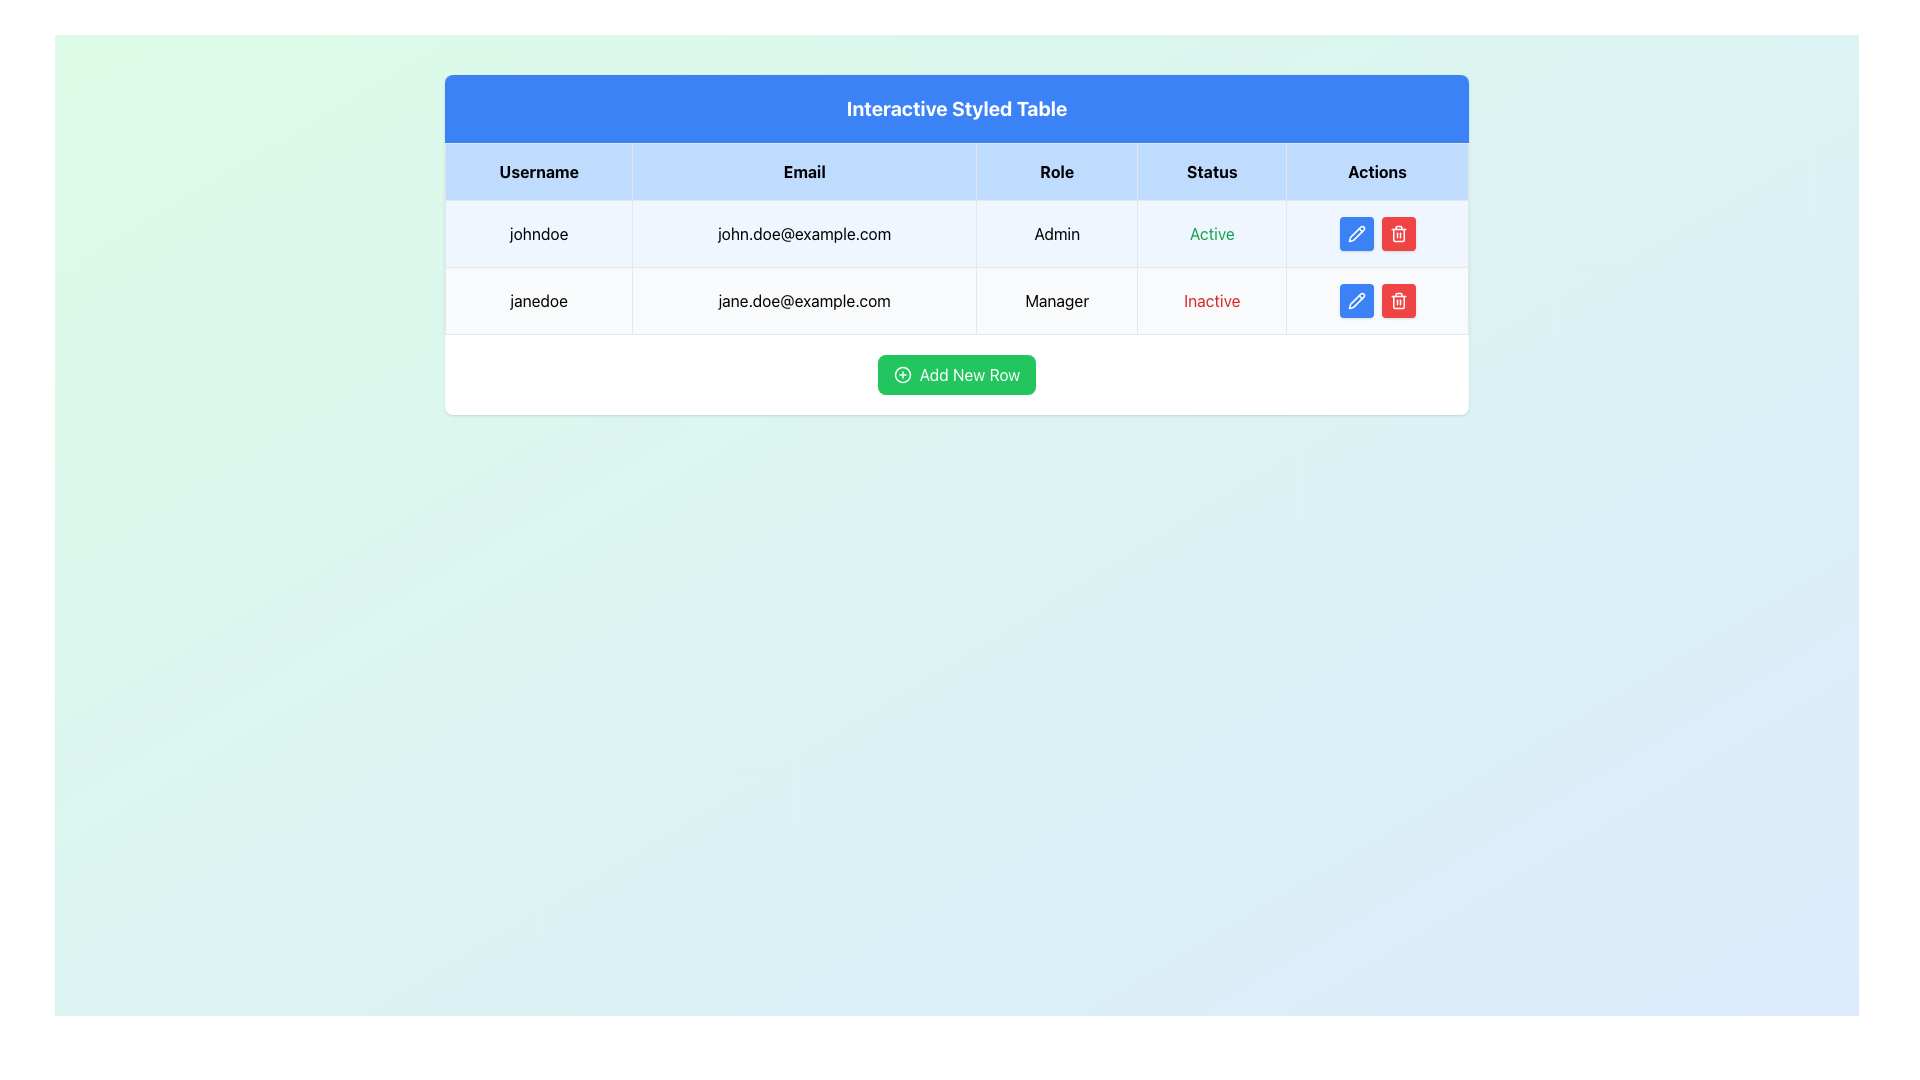  Describe the element at coordinates (1211, 300) in the screenshot. I see `the 'Inactive' status text label for user 'janedoe' located in the 'Status' column of the second row in the table` at that location.